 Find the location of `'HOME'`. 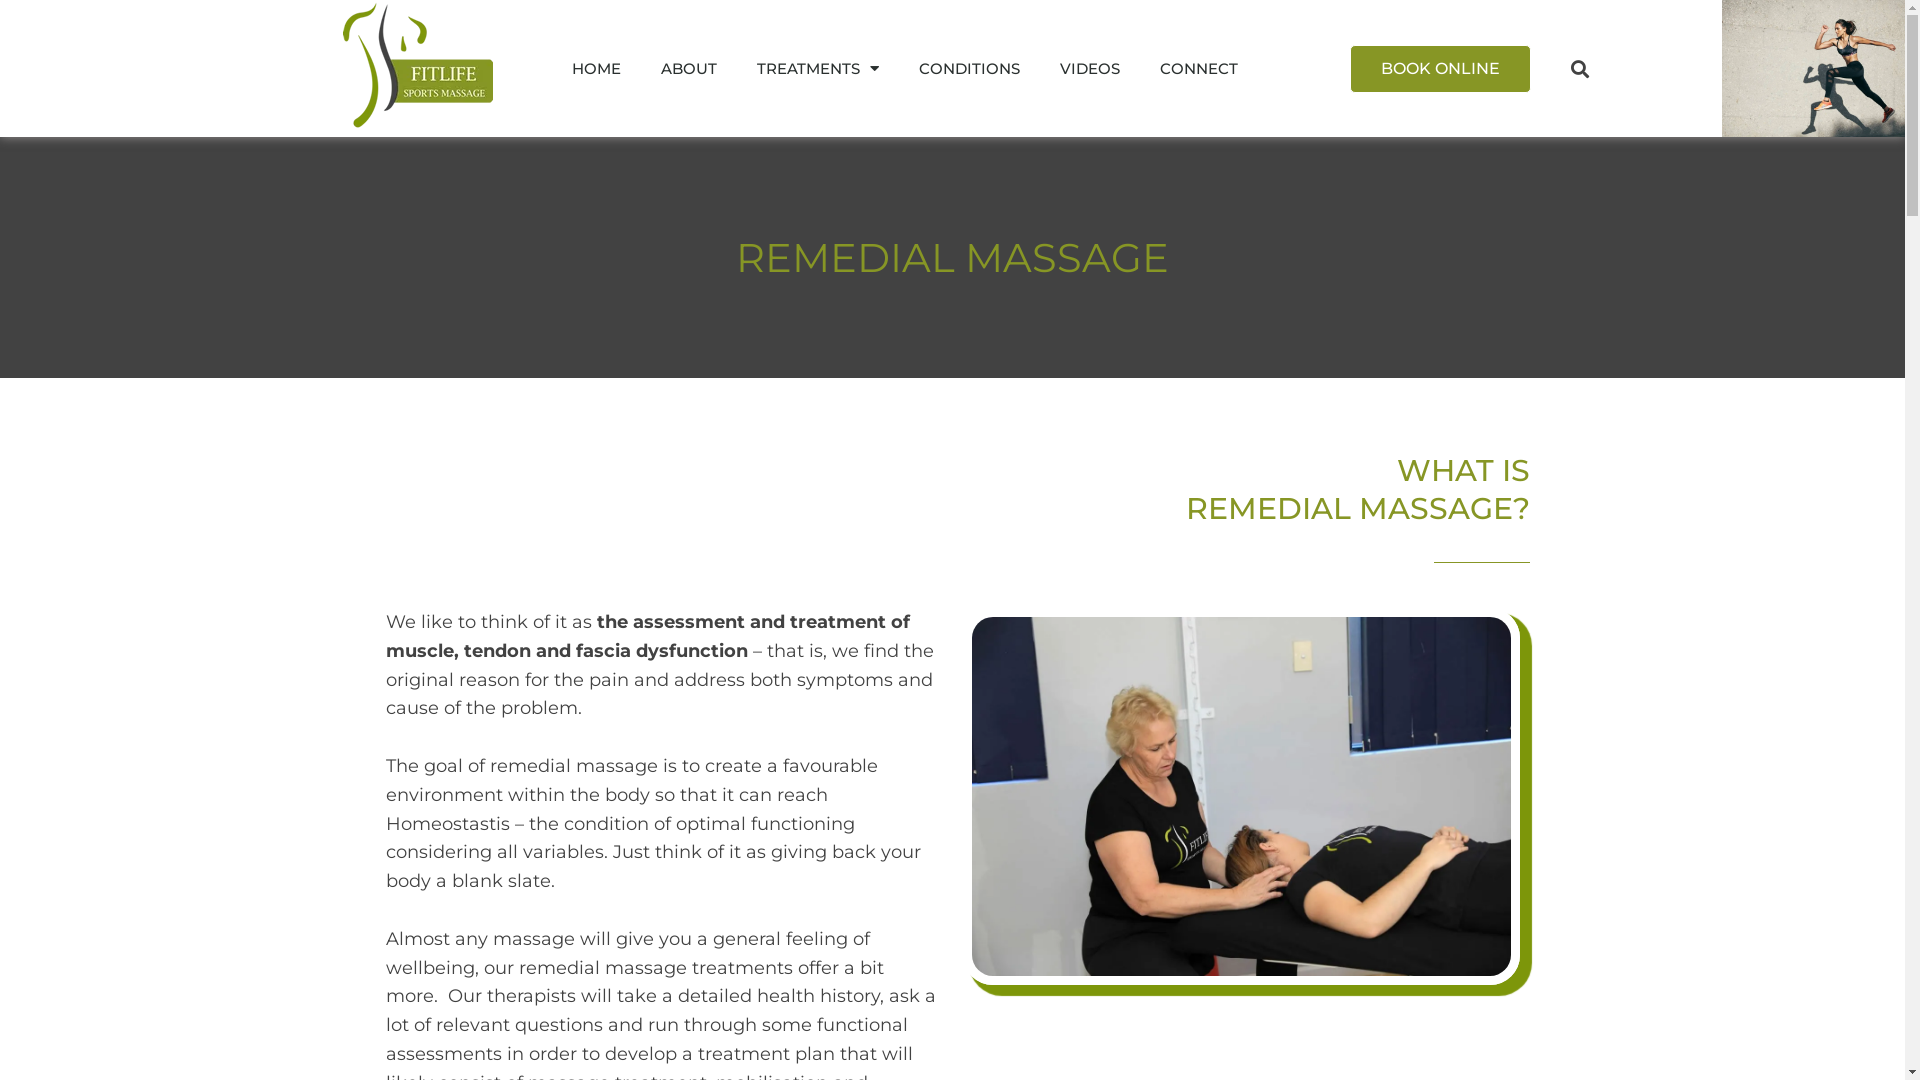

'HOME' is located at coordinates (552, 67).